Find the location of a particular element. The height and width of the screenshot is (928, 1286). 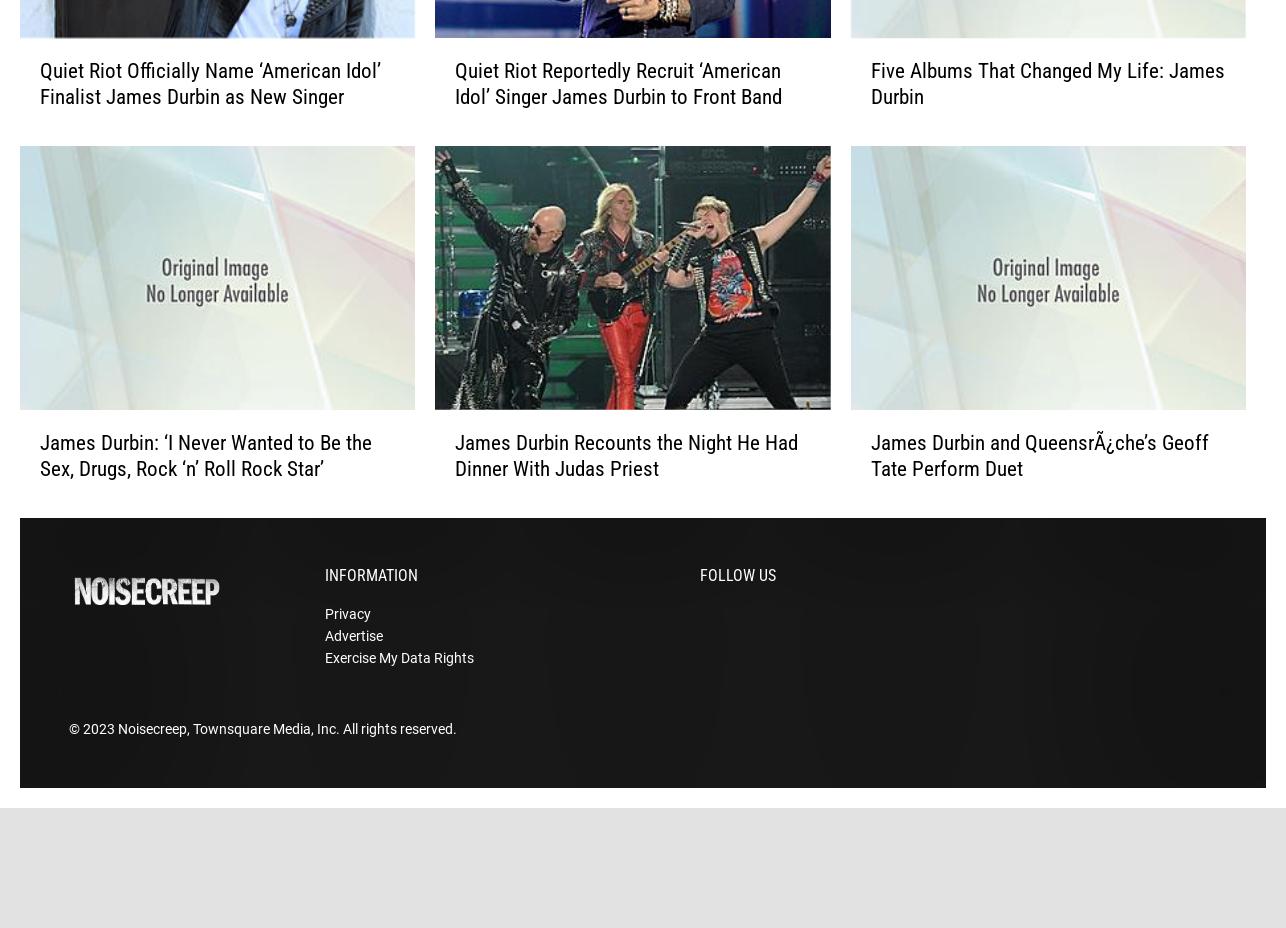

'2023' is located at coordinates (99, 759).